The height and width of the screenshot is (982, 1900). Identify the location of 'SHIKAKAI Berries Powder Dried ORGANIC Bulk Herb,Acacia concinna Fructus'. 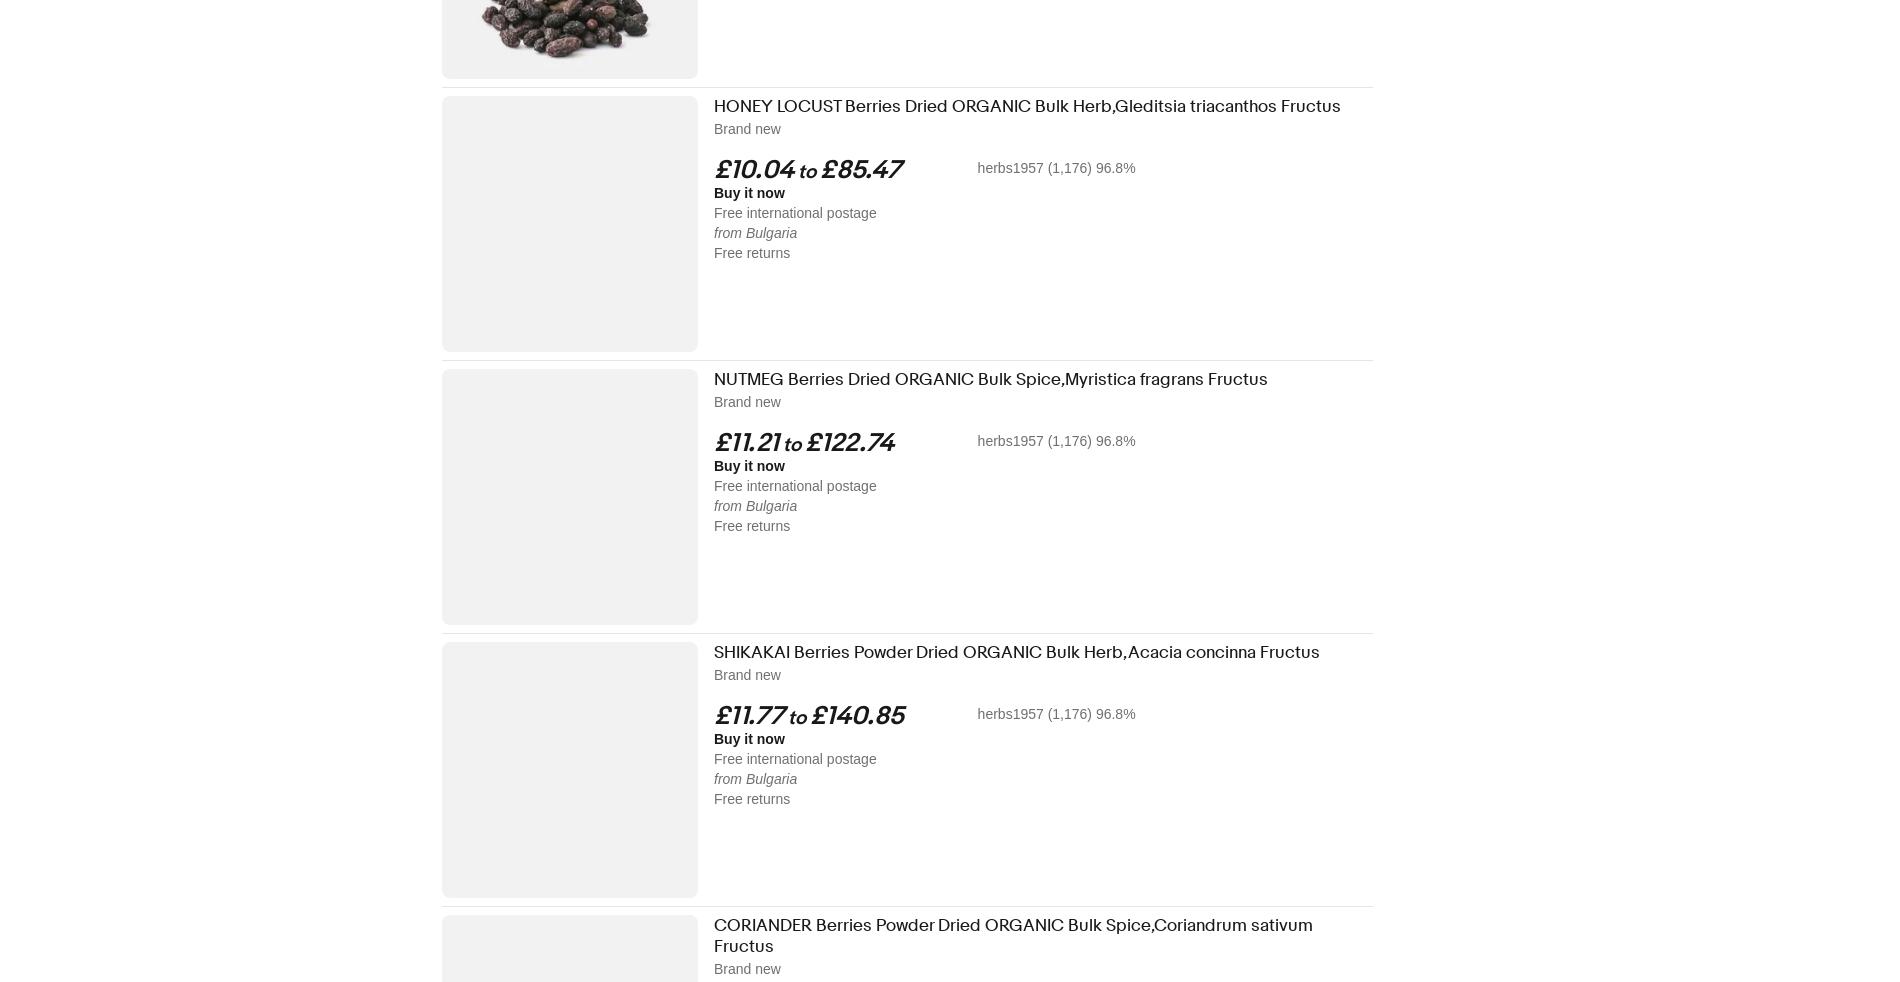
(1017, 651).